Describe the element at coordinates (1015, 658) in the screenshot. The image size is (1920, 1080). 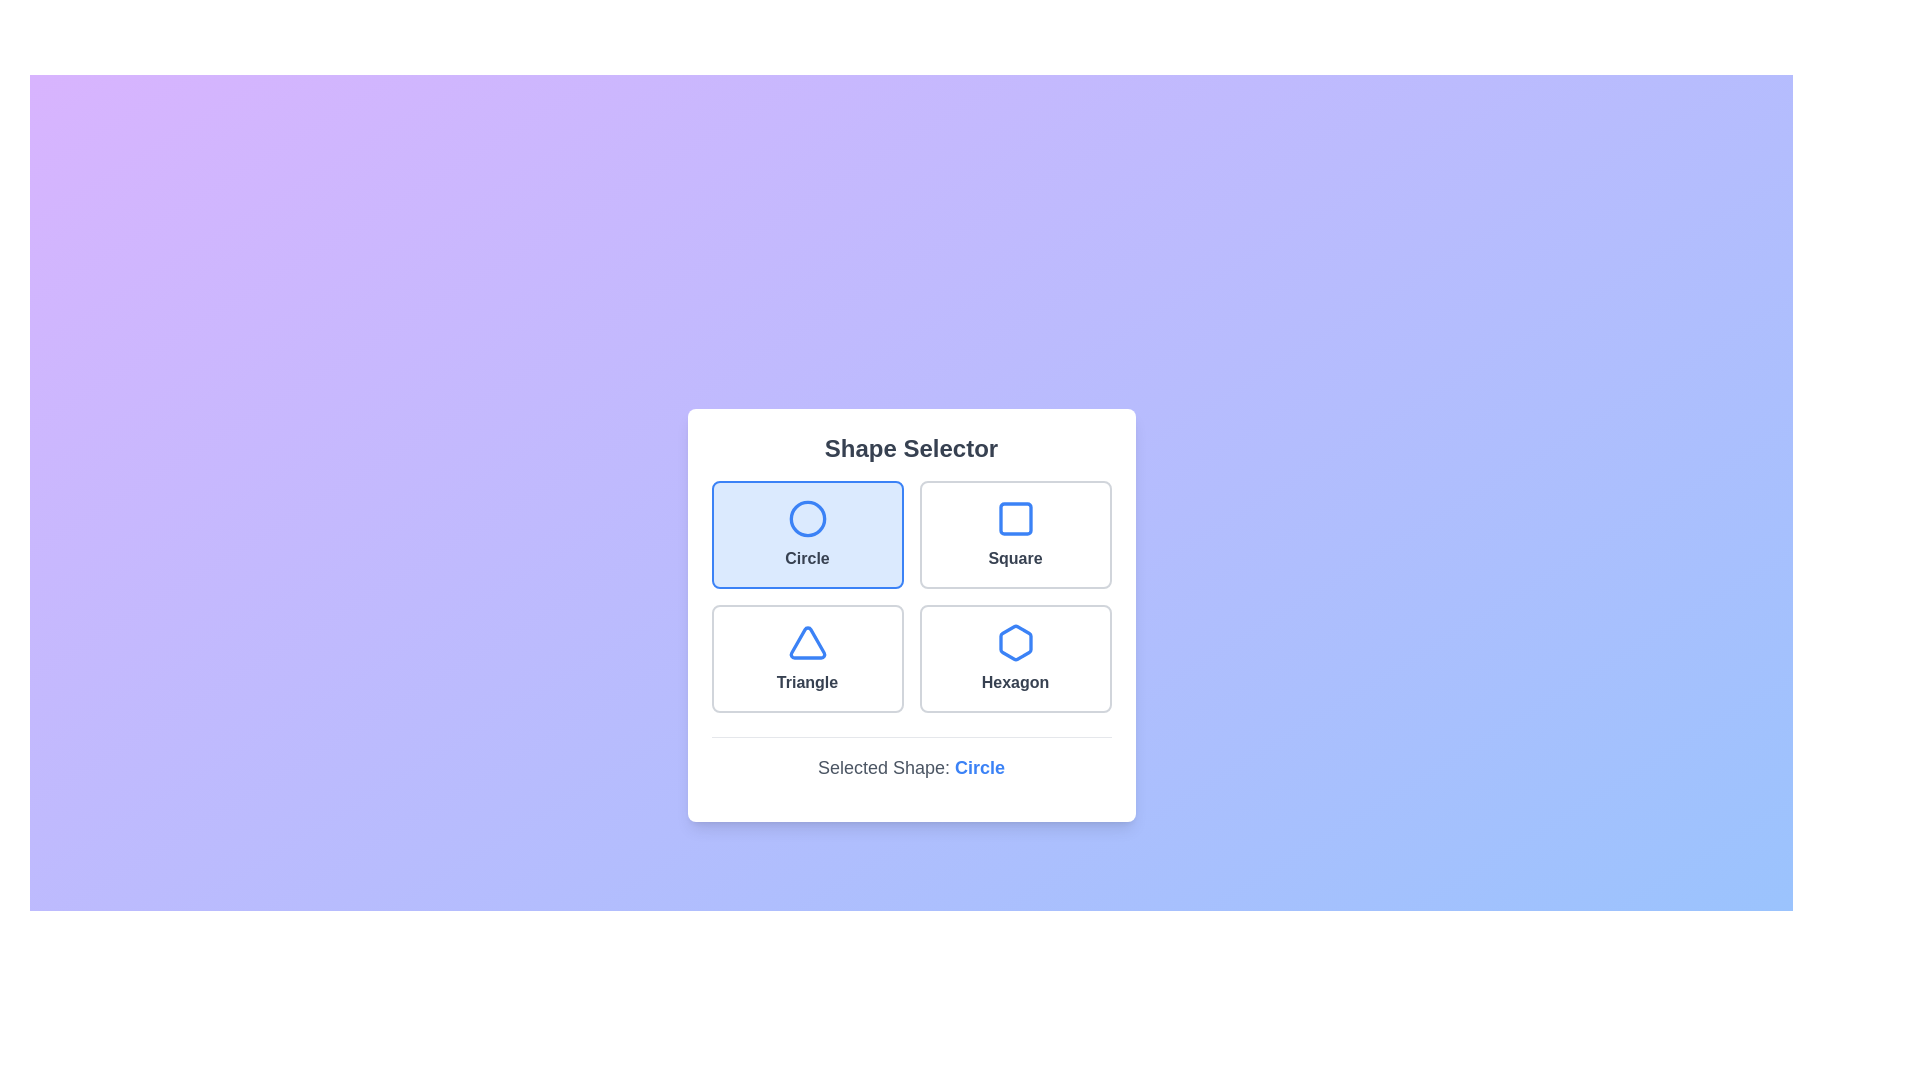
I see `the shape Hexagon by clicking its button` at that location.